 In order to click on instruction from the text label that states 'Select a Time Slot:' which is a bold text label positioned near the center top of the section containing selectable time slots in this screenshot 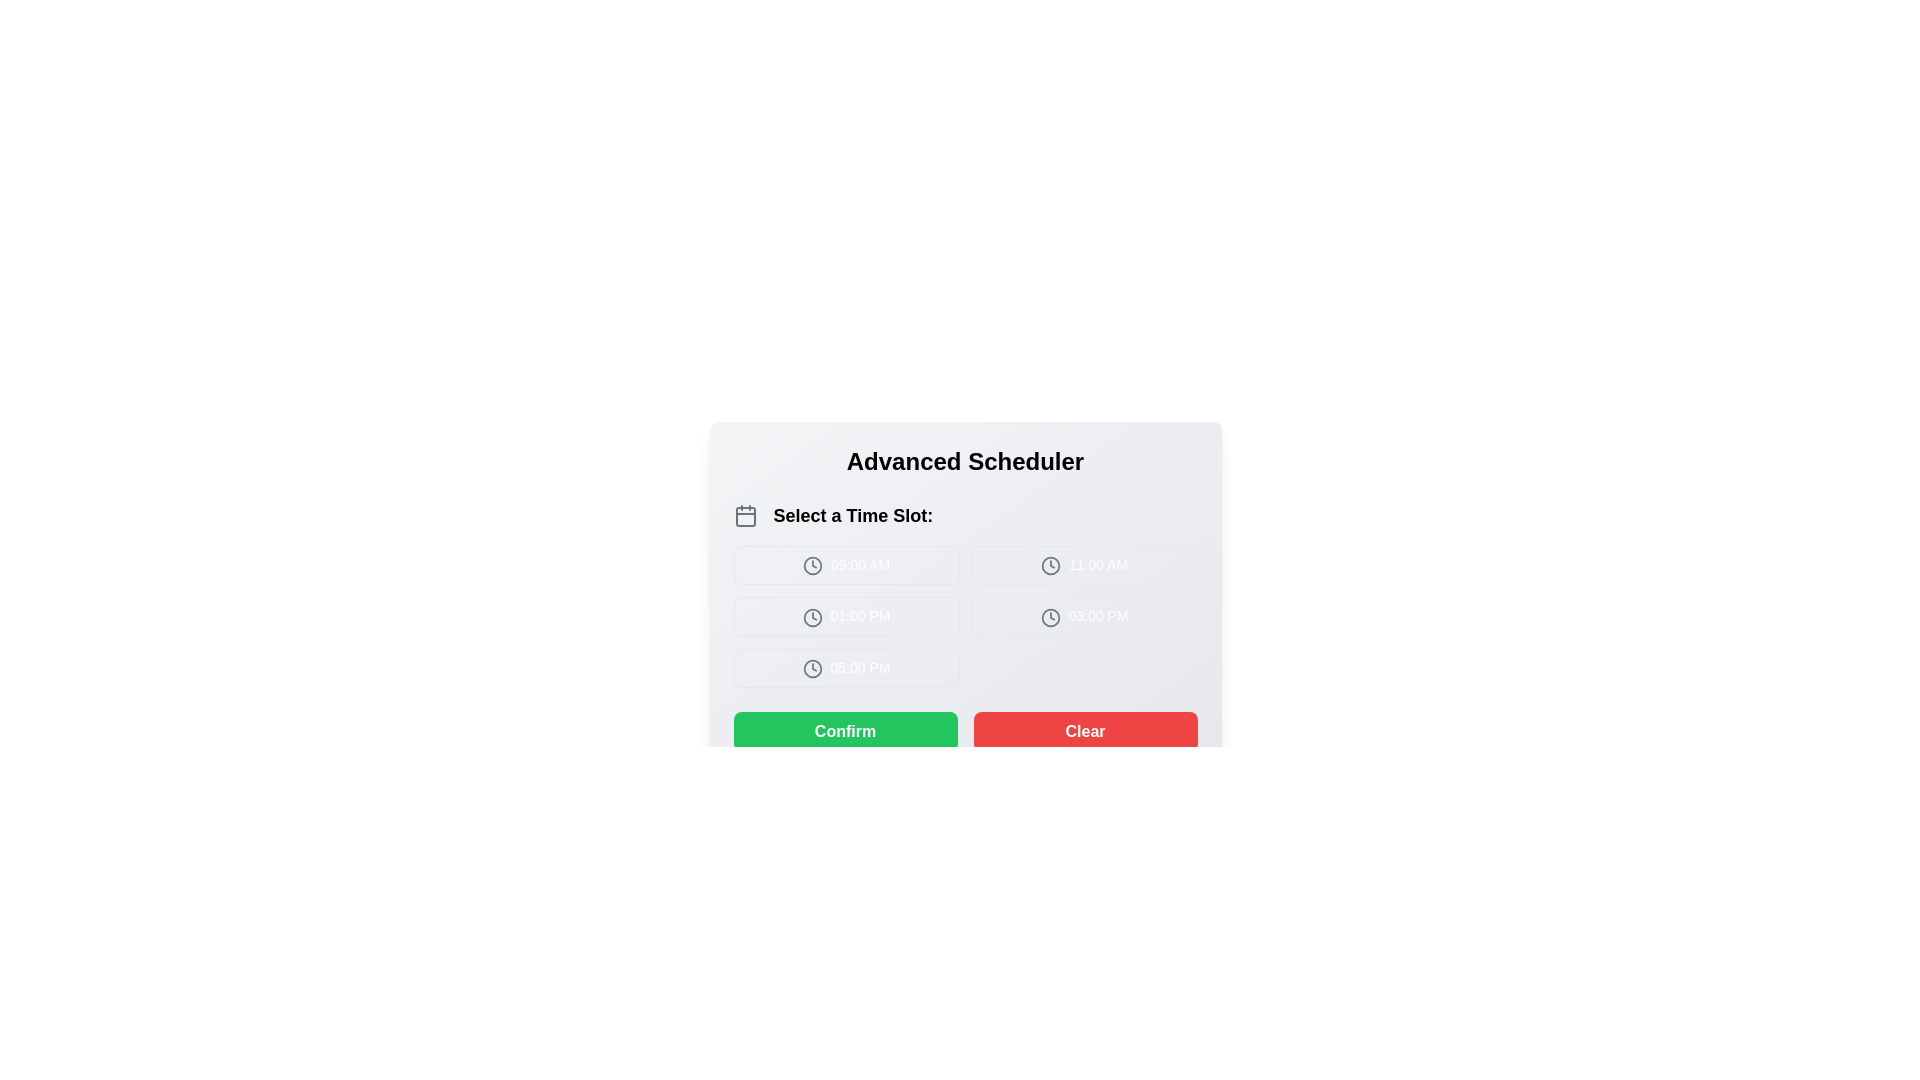, I will do `click(853, 515)`.